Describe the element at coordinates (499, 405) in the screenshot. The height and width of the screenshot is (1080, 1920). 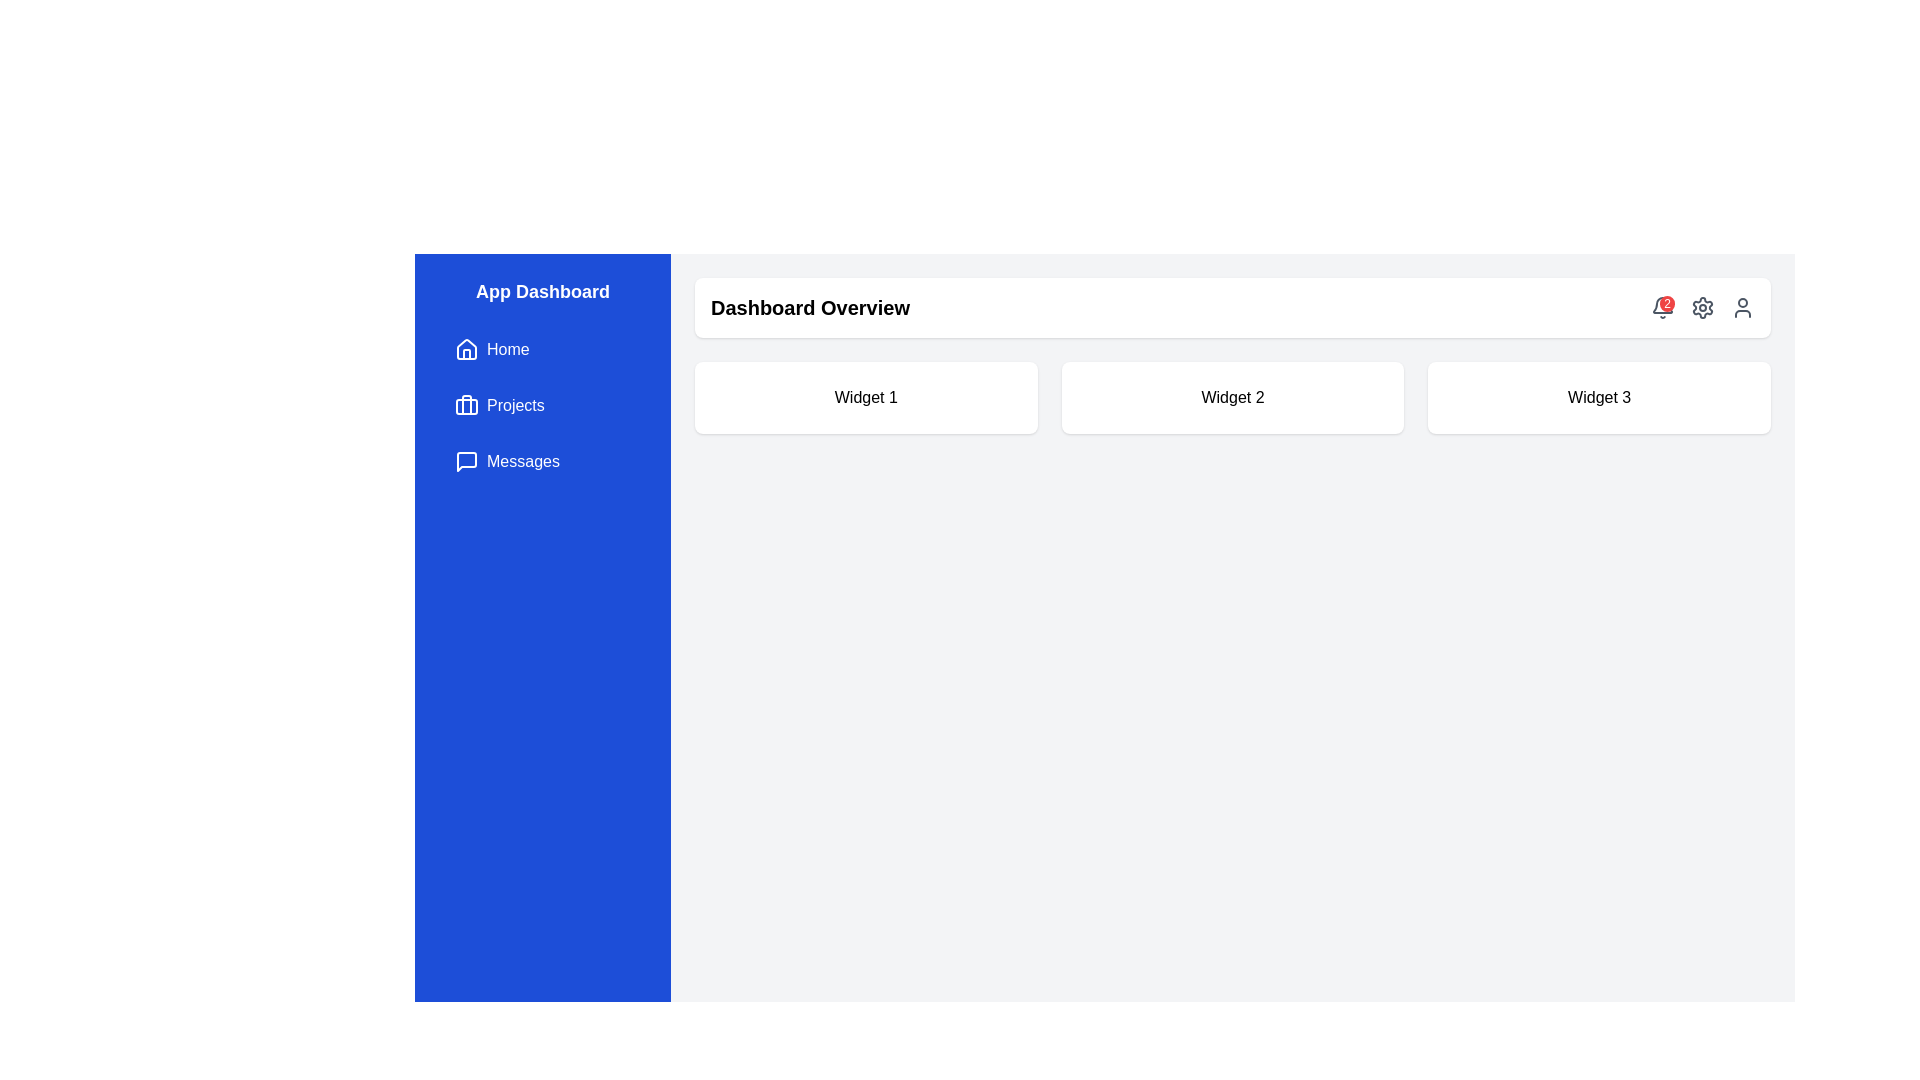
I see `the 'Projects' navigation button located in the left sidebar, which is the second button in a vertical list, to trigger the background color change` at that location.